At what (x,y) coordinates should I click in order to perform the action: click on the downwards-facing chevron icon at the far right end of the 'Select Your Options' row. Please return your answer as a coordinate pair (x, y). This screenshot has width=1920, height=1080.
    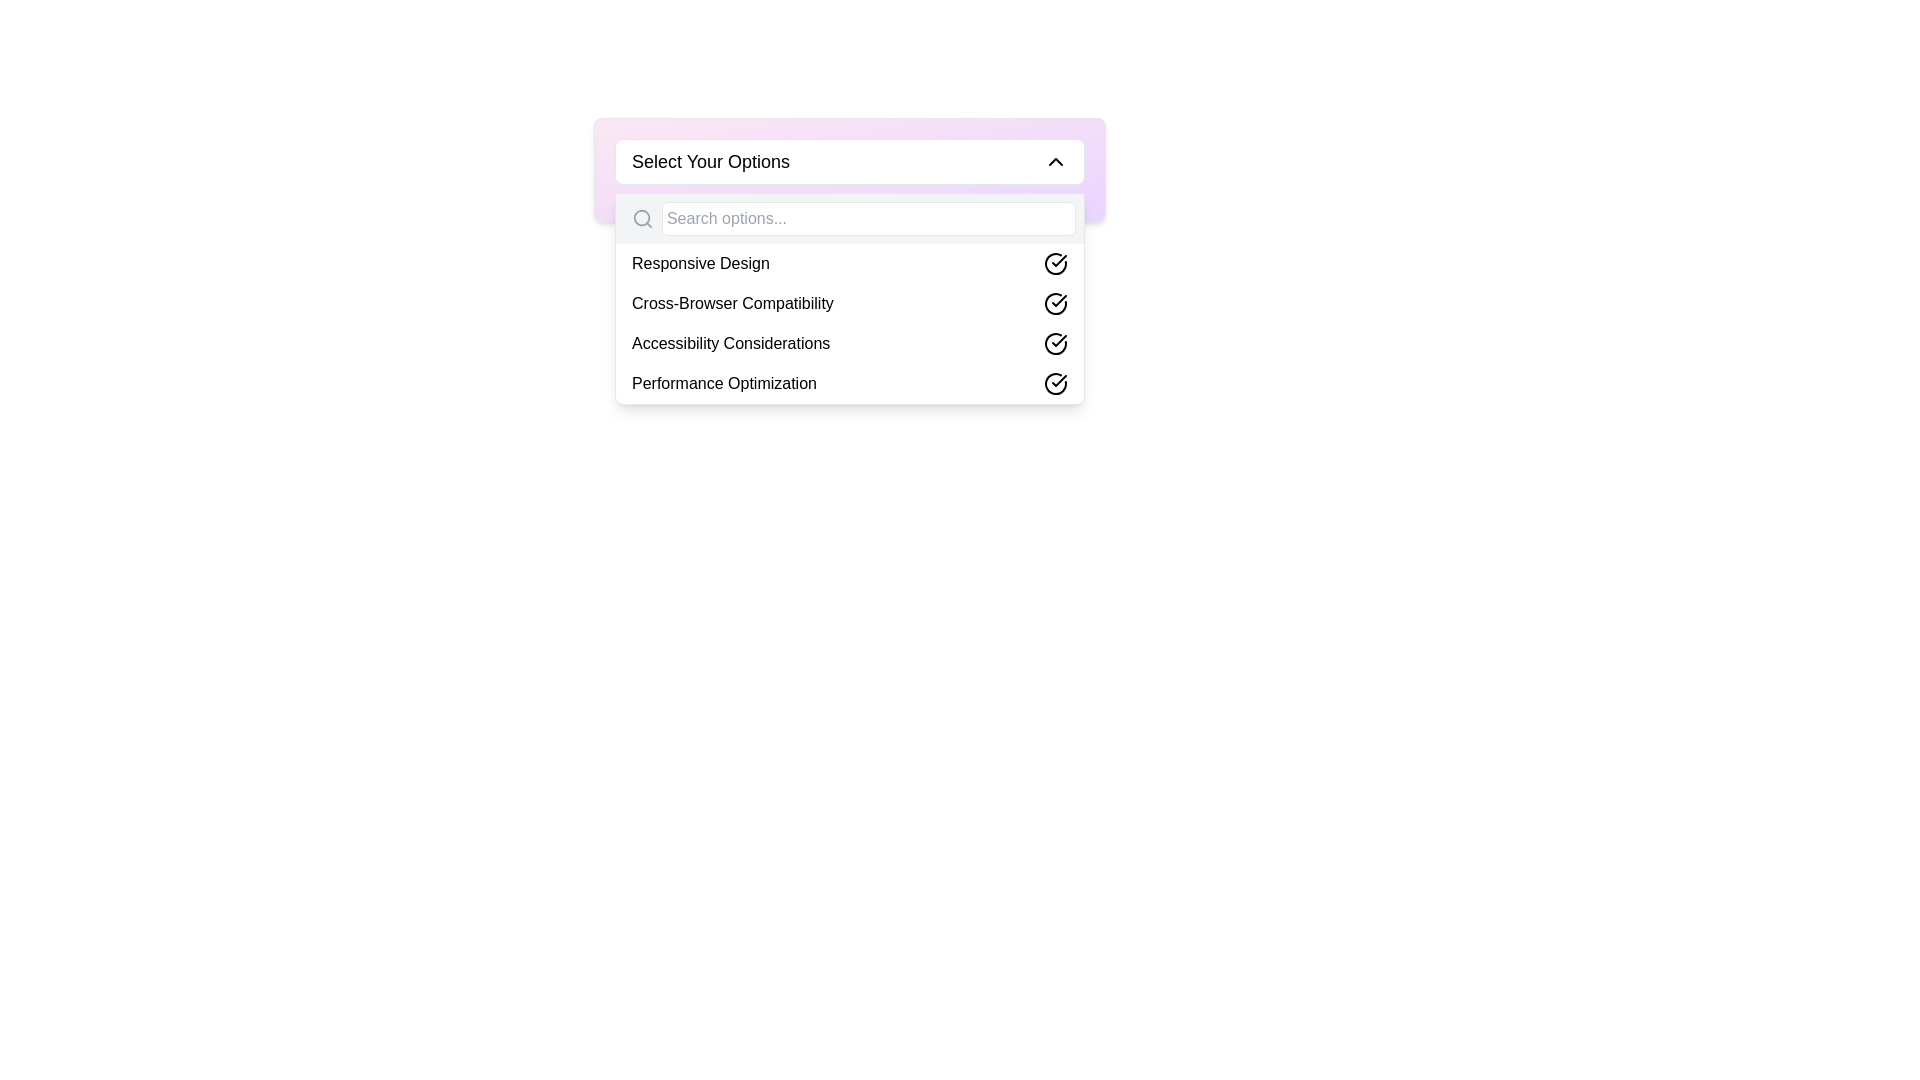
    Looking at the image, I should click on (1055, 161).